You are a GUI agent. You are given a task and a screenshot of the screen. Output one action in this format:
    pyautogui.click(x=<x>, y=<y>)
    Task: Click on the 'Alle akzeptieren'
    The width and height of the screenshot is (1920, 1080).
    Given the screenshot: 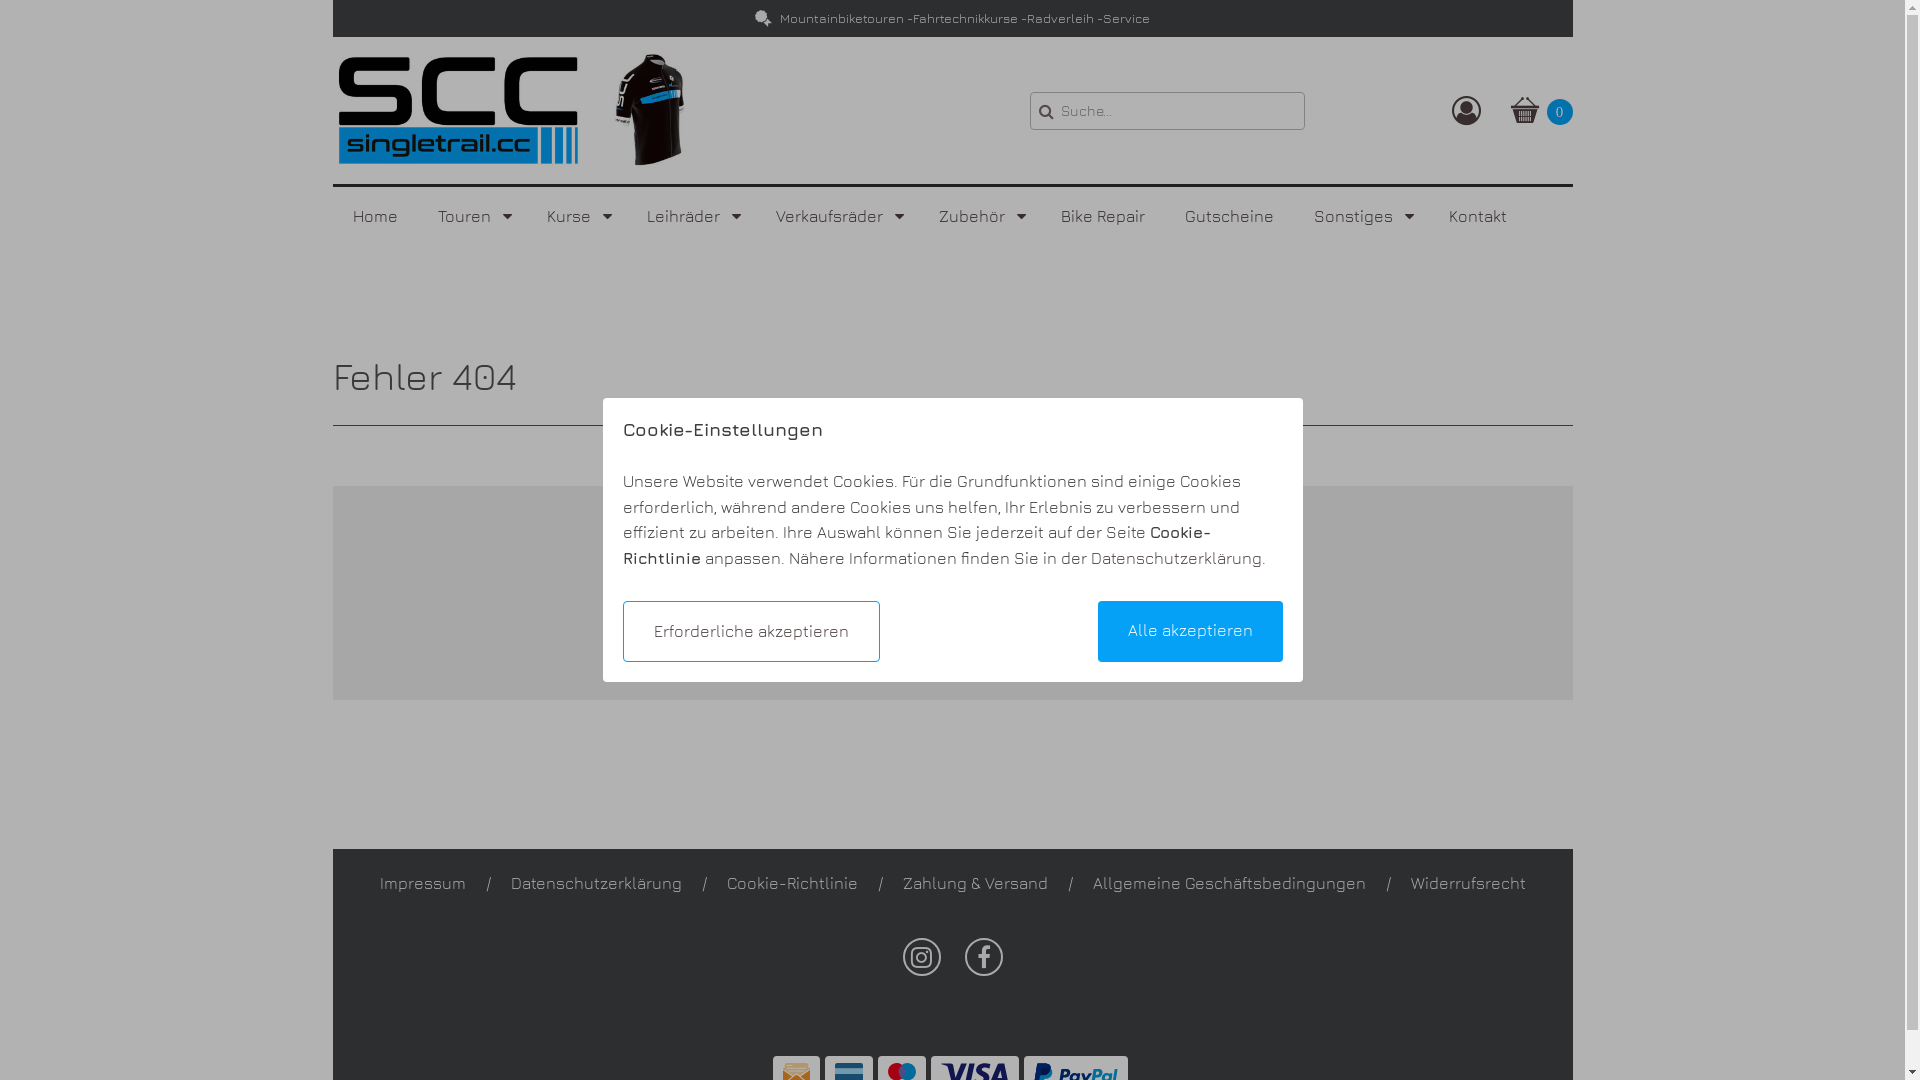 What is the action you would take?
    pyautogui.click(x=1190, y=631)
    